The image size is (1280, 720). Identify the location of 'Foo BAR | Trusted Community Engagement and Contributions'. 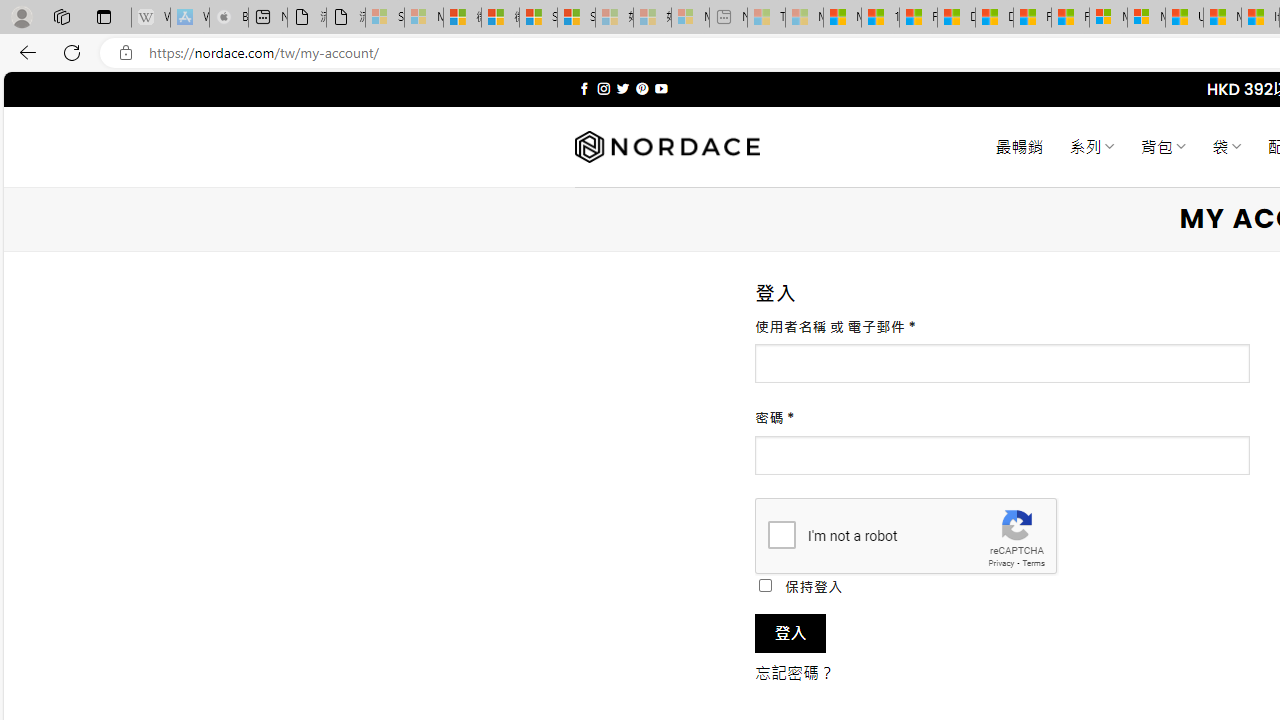
(1069, 17).